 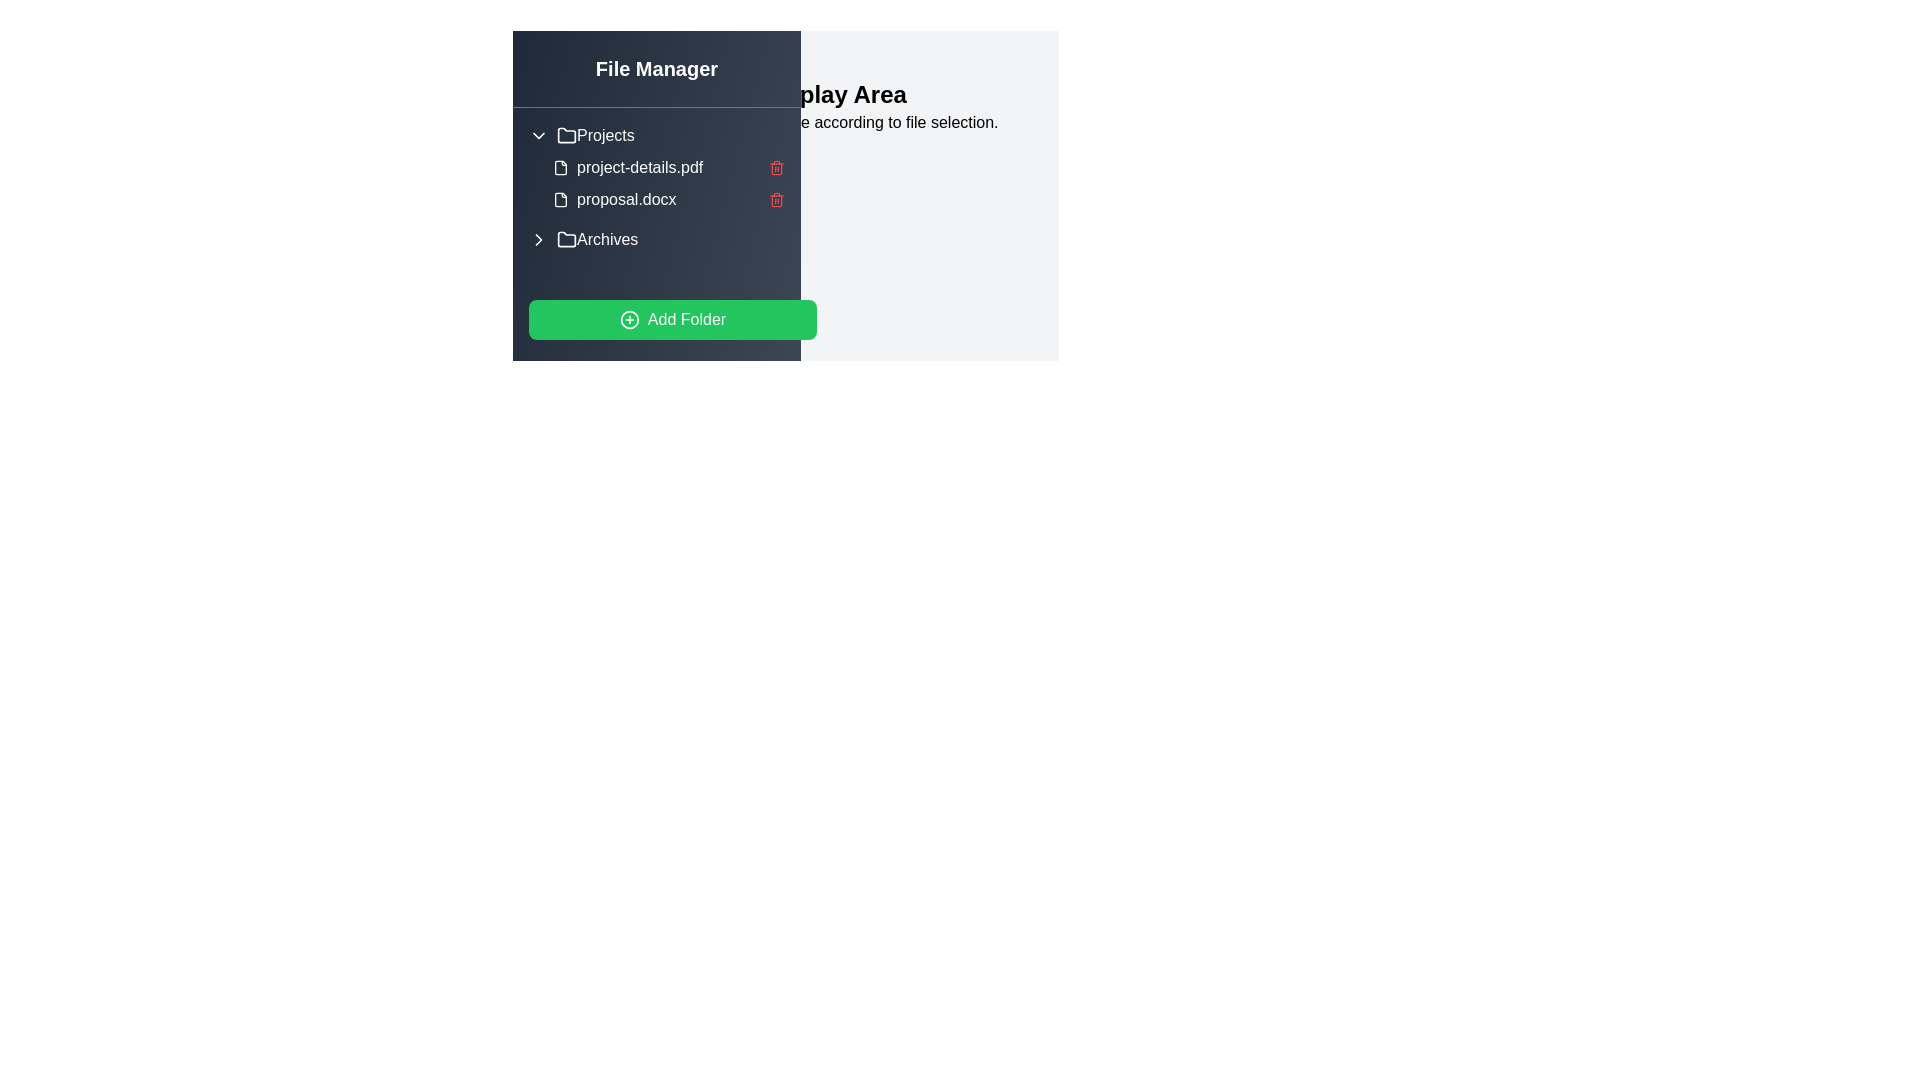 I want to click on the button to add a new folder located at the bottom of the sidebar in the File Manager section, so click(x=672, y=319).